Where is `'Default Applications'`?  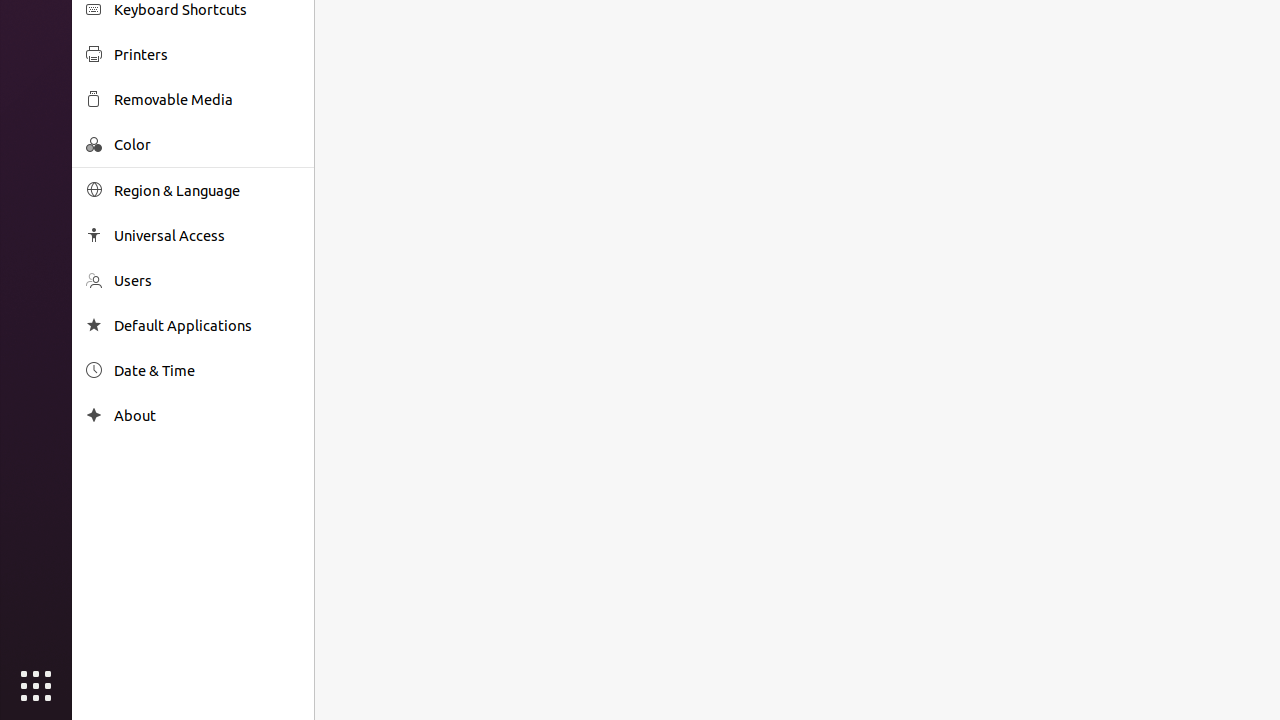 'Default Applications' is located at coordinates (206, 324).